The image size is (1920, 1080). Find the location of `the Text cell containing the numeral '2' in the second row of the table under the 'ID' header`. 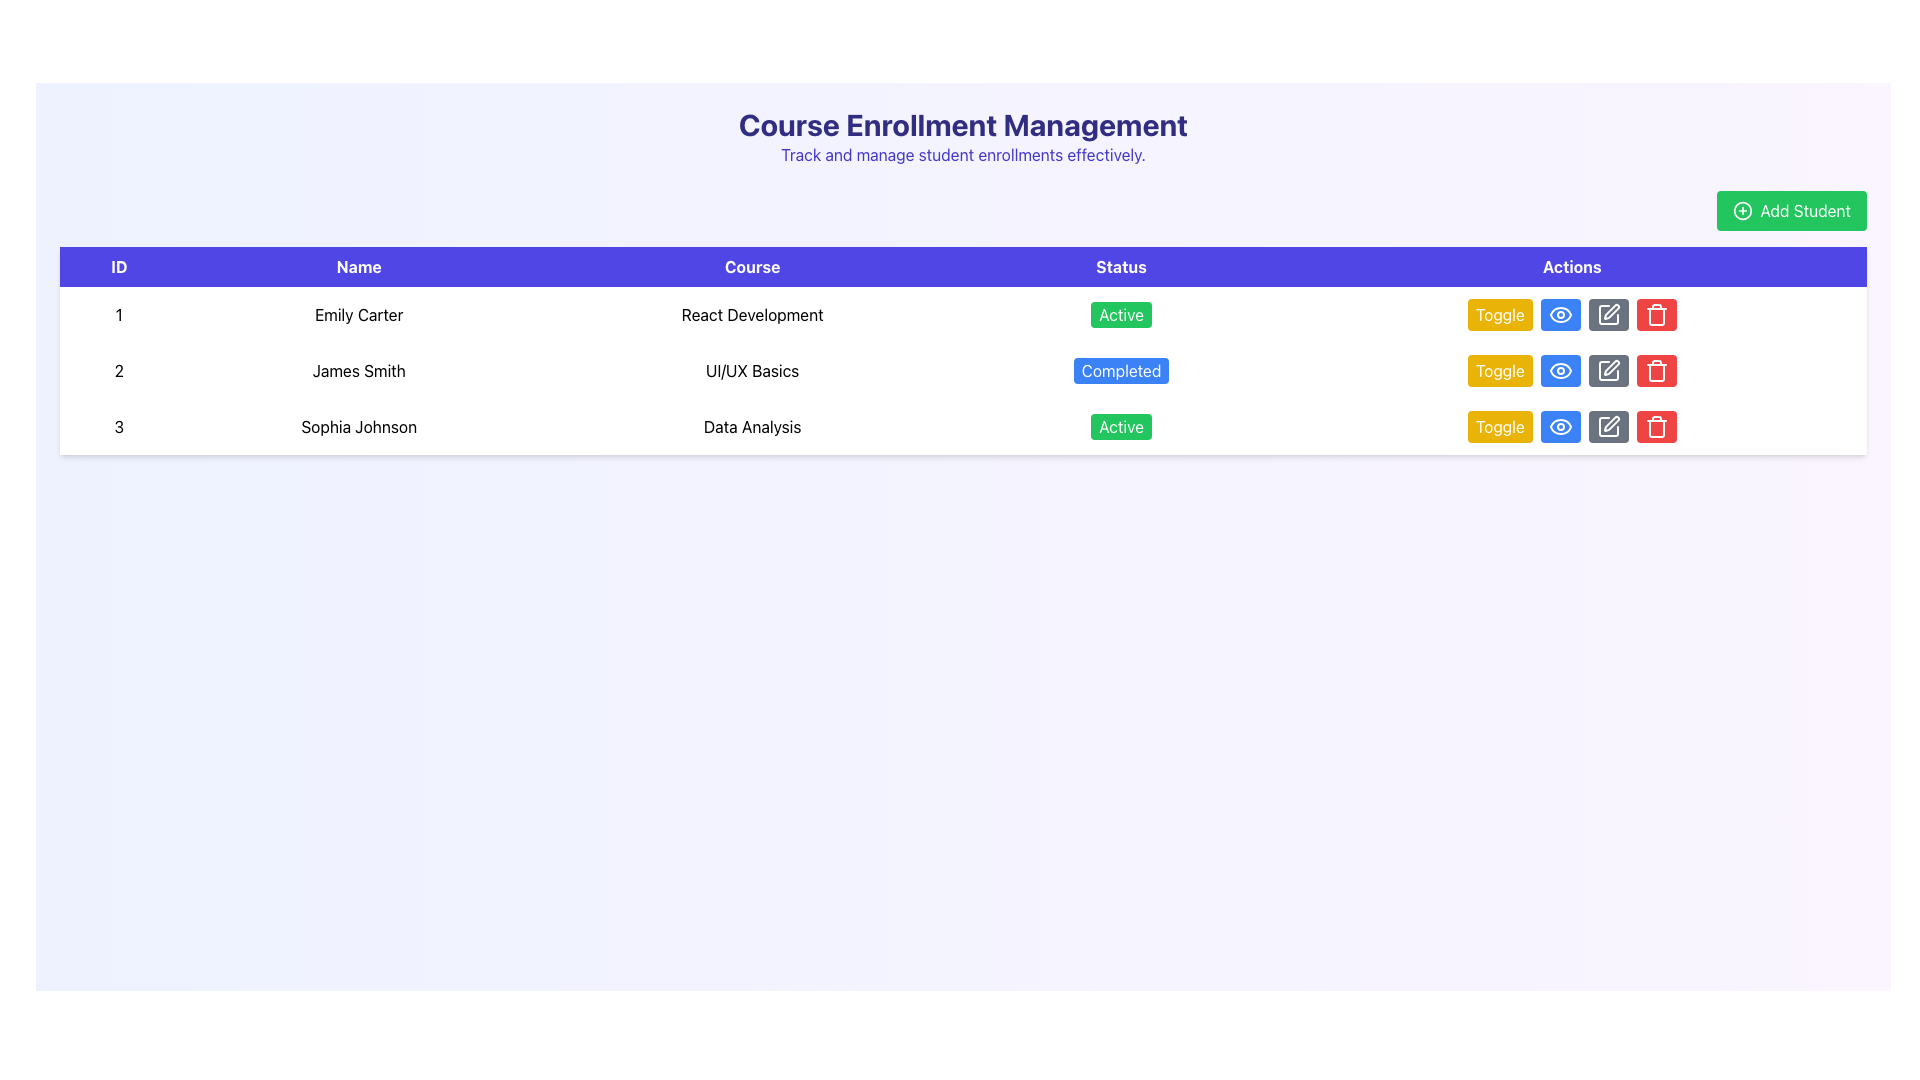

the Text cell containing the numeral '2' in the second row of the table under the 'ID' header is located at coordinates (118, 370).